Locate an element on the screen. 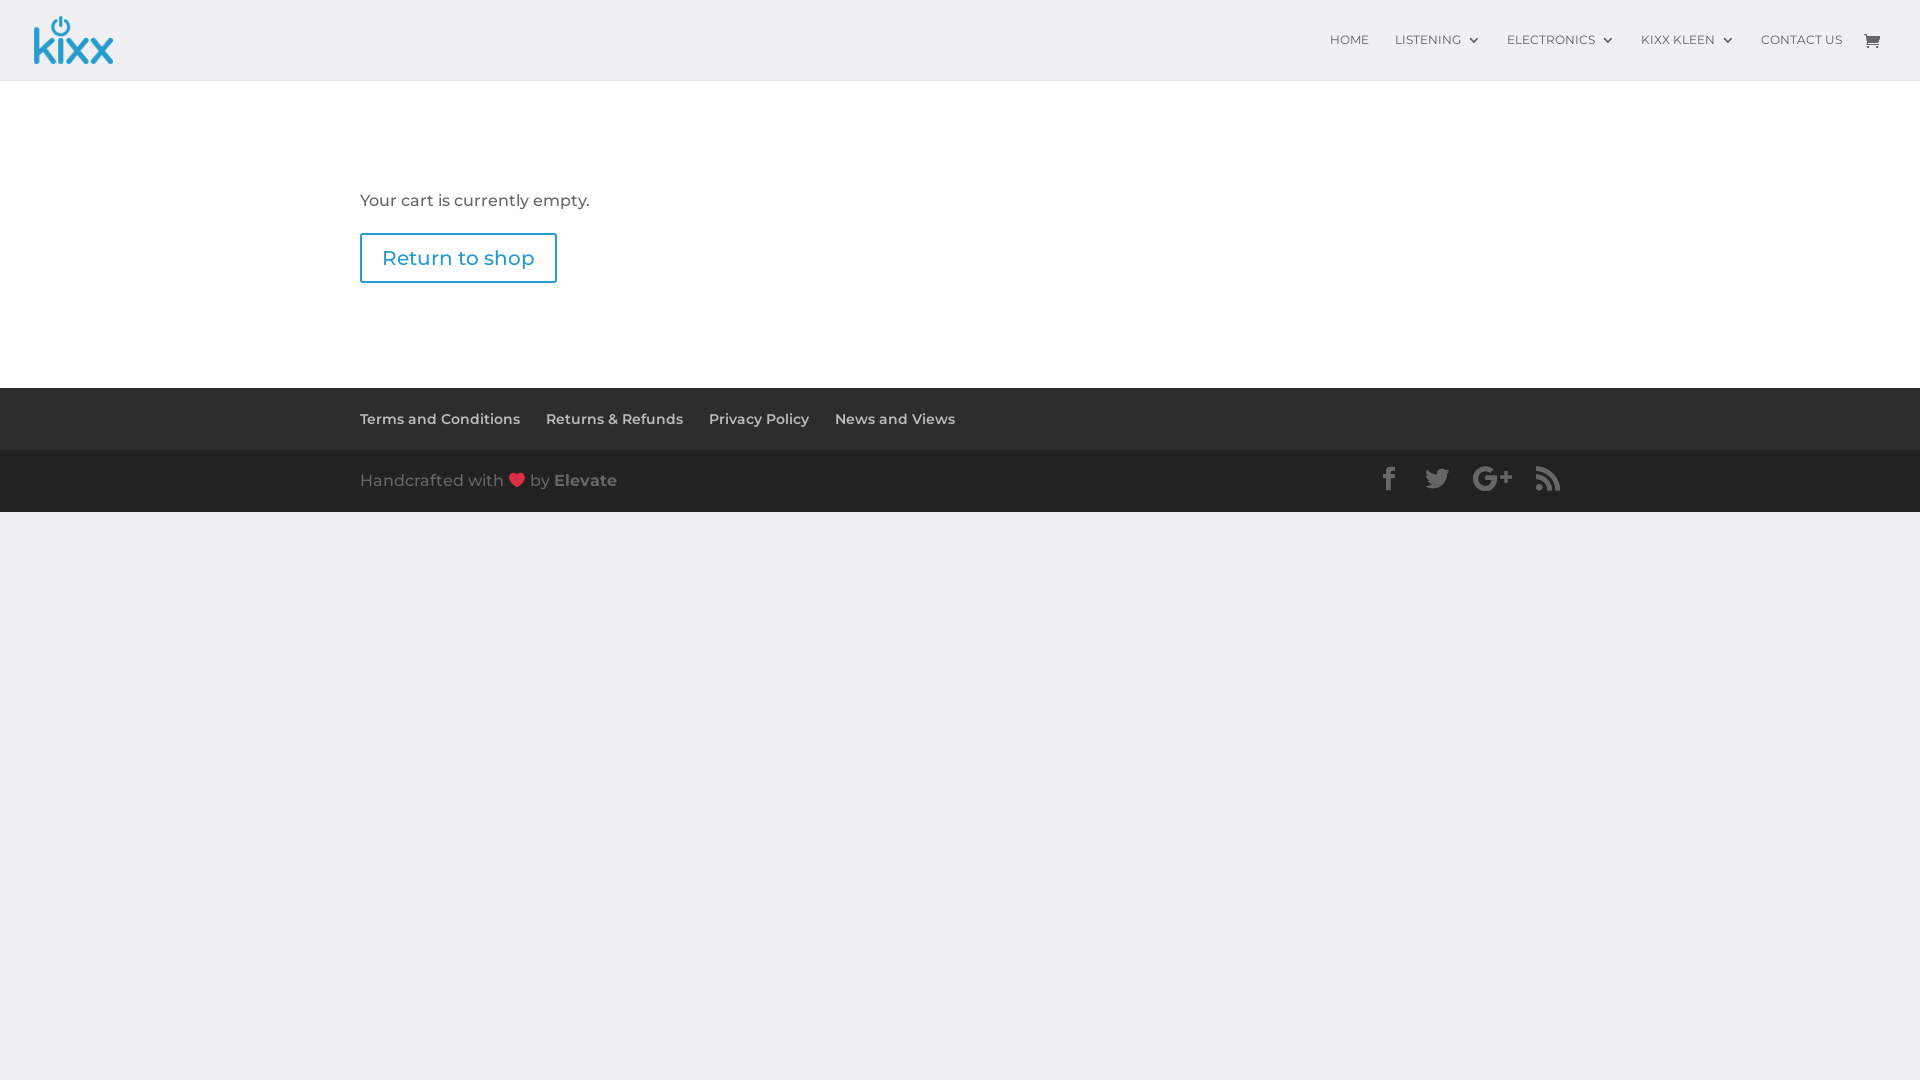  'LISTENING' is located at coordinates (1437, 55).